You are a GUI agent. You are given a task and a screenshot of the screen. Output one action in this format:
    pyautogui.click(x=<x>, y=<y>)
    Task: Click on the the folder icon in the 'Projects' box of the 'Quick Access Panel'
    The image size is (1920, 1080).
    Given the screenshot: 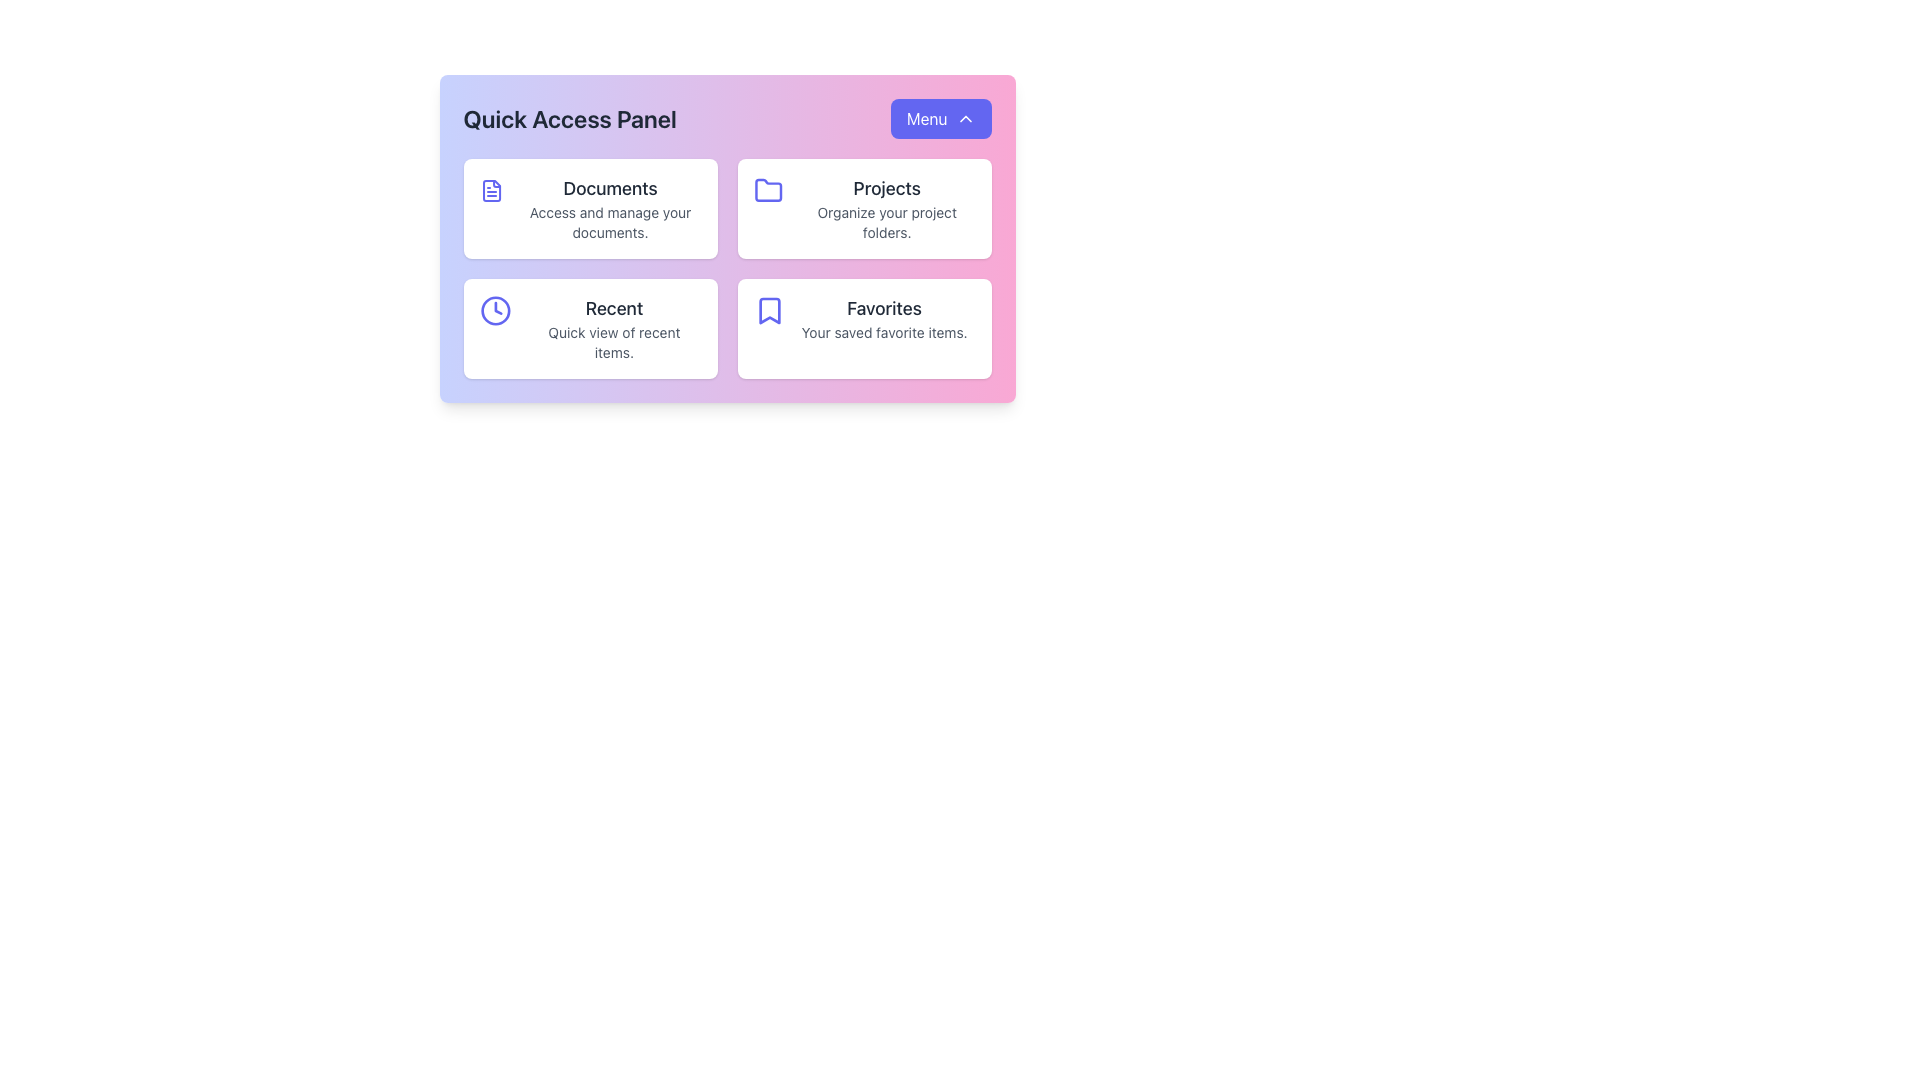 What is the action you would take?
    pyautogui.click(x=767, y=191)
    